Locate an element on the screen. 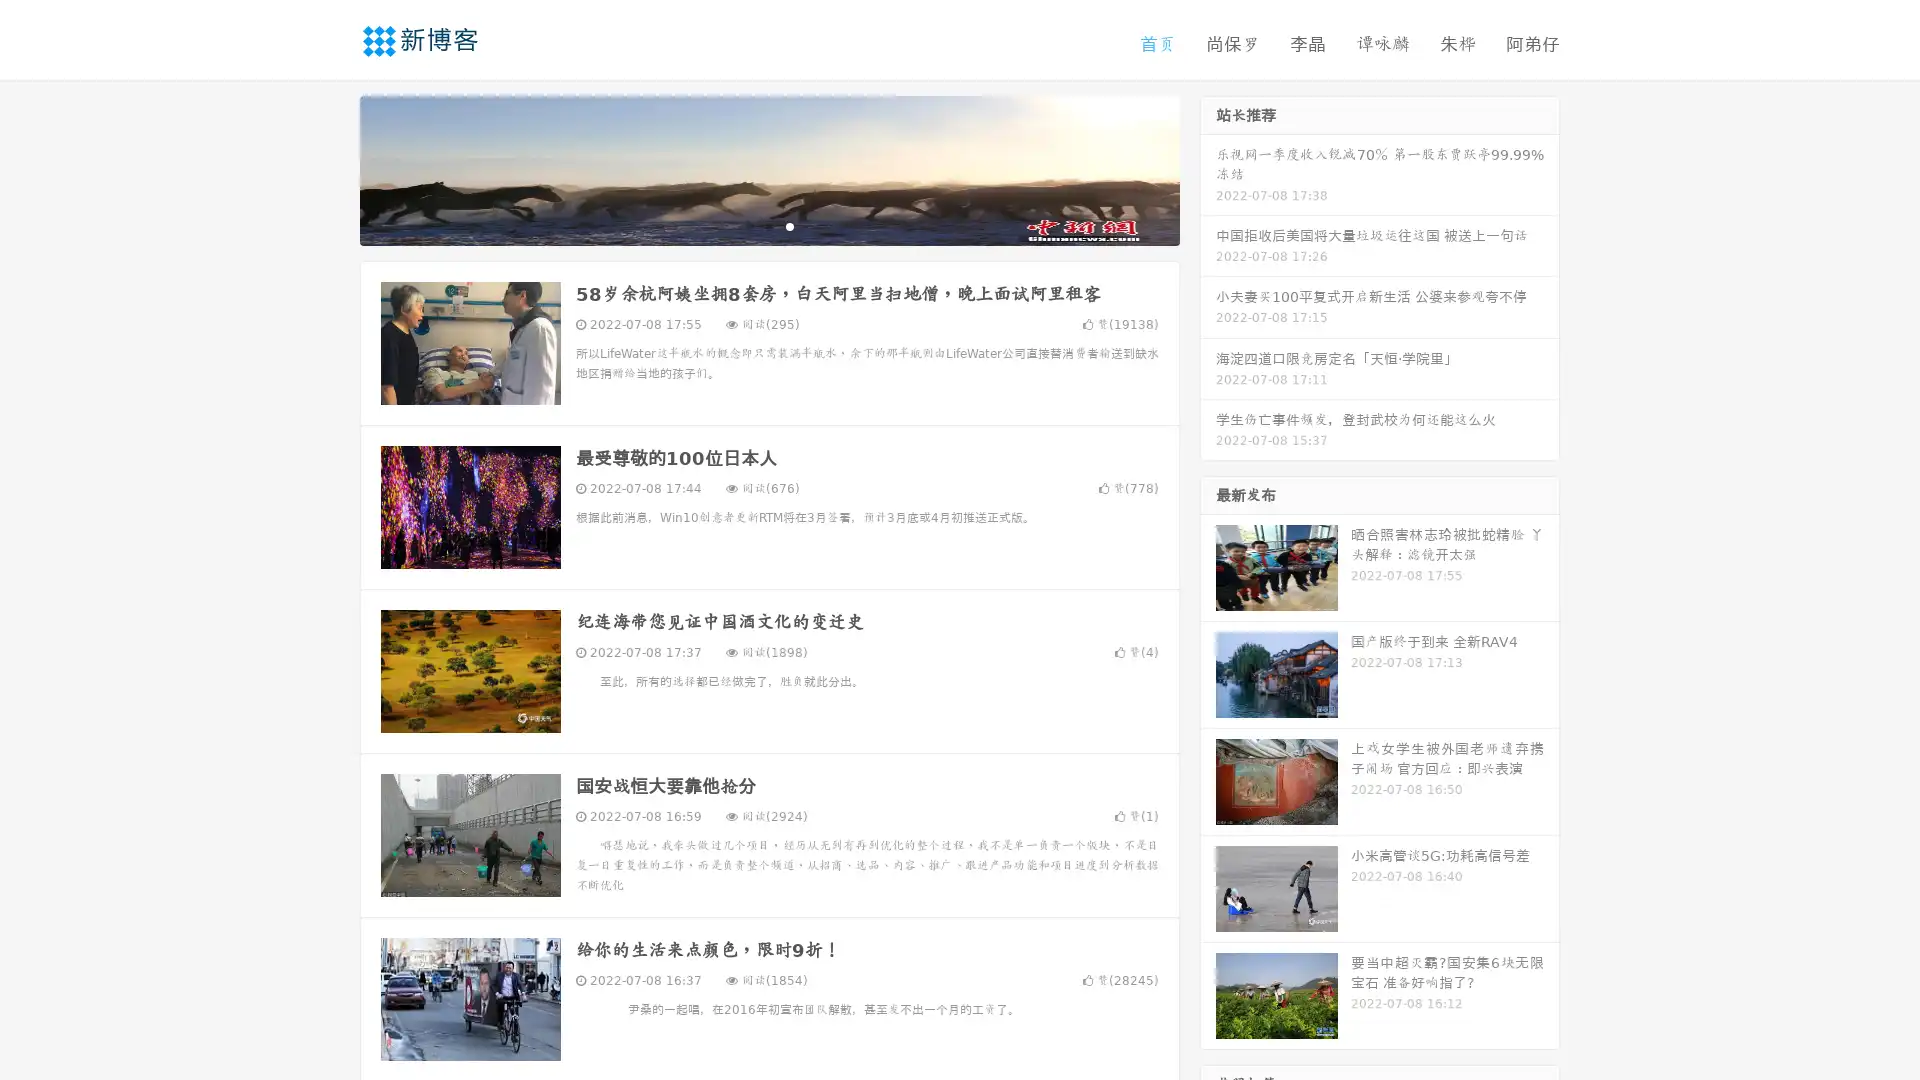  Go to slide 1 is located at coordinates (748, 225).